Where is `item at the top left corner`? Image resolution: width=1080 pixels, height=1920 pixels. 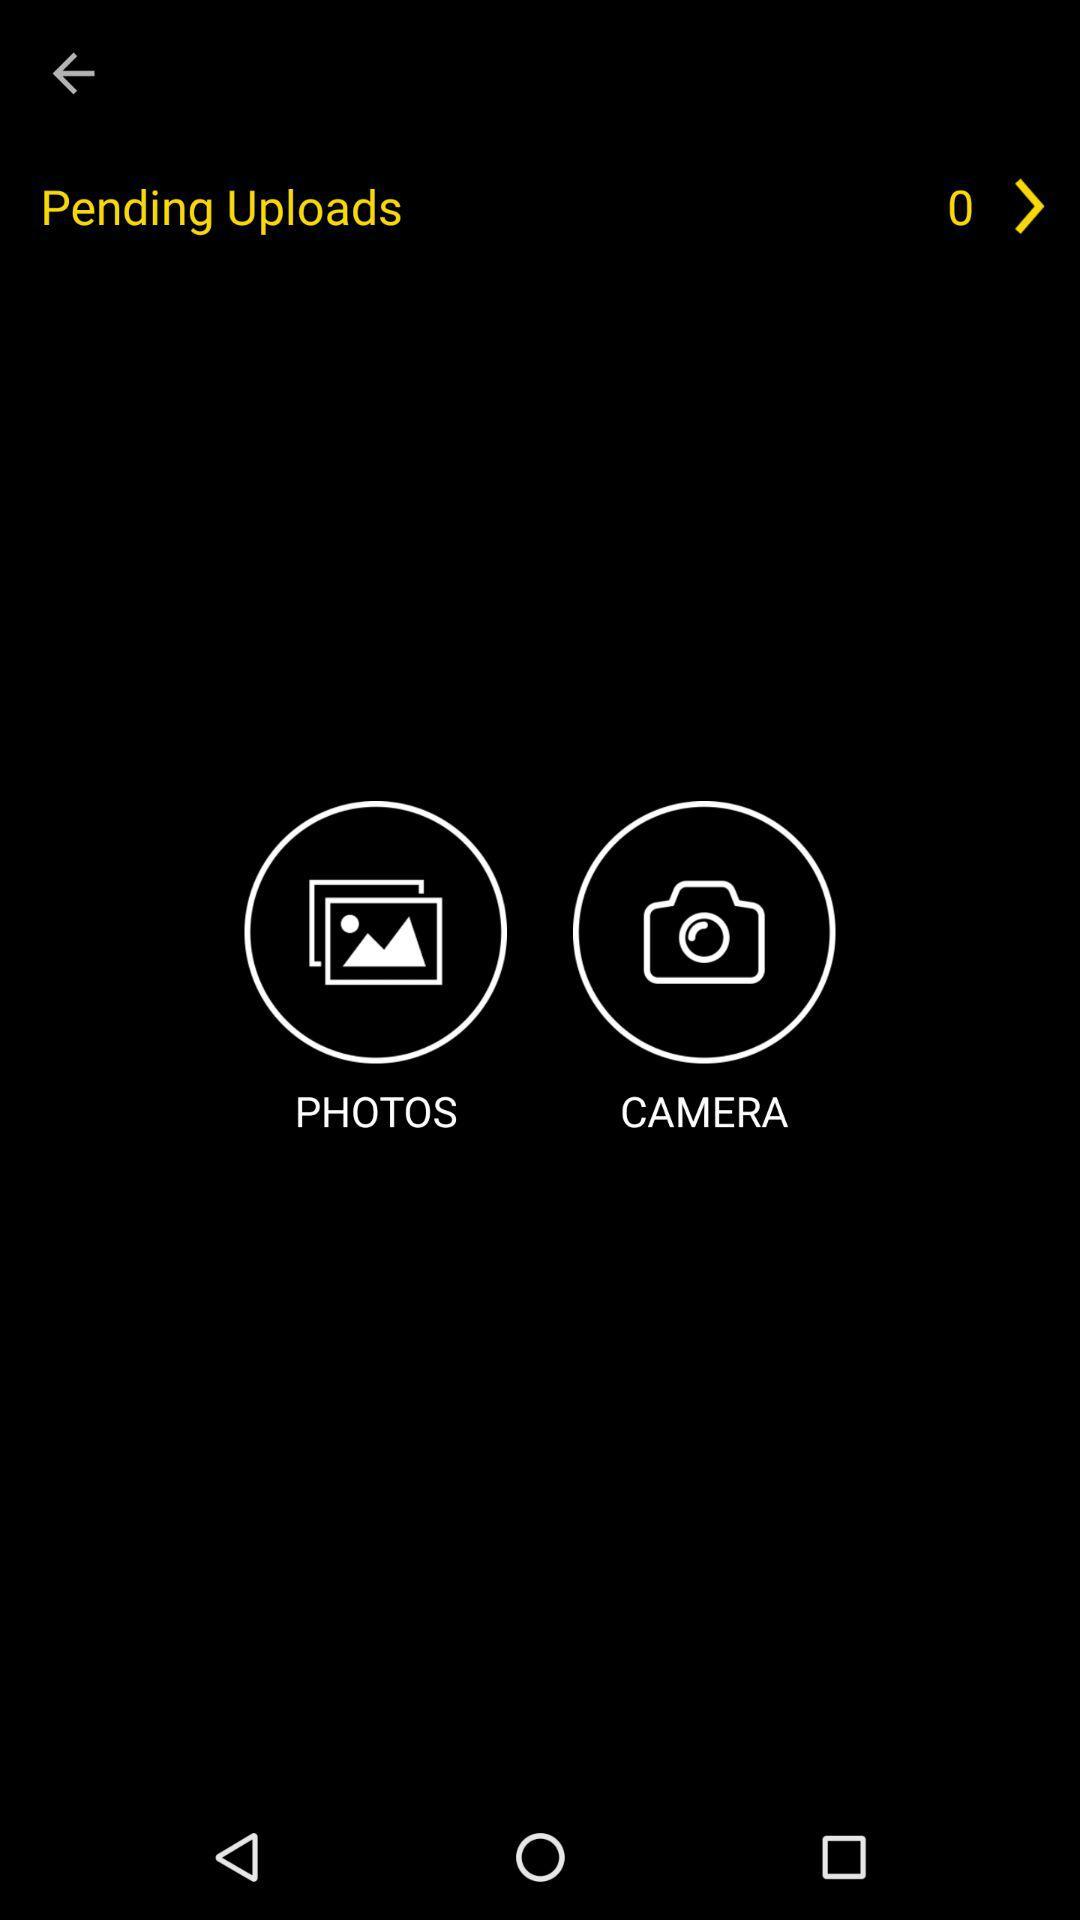 item at the top left corner is located at coordinates (72, 73).